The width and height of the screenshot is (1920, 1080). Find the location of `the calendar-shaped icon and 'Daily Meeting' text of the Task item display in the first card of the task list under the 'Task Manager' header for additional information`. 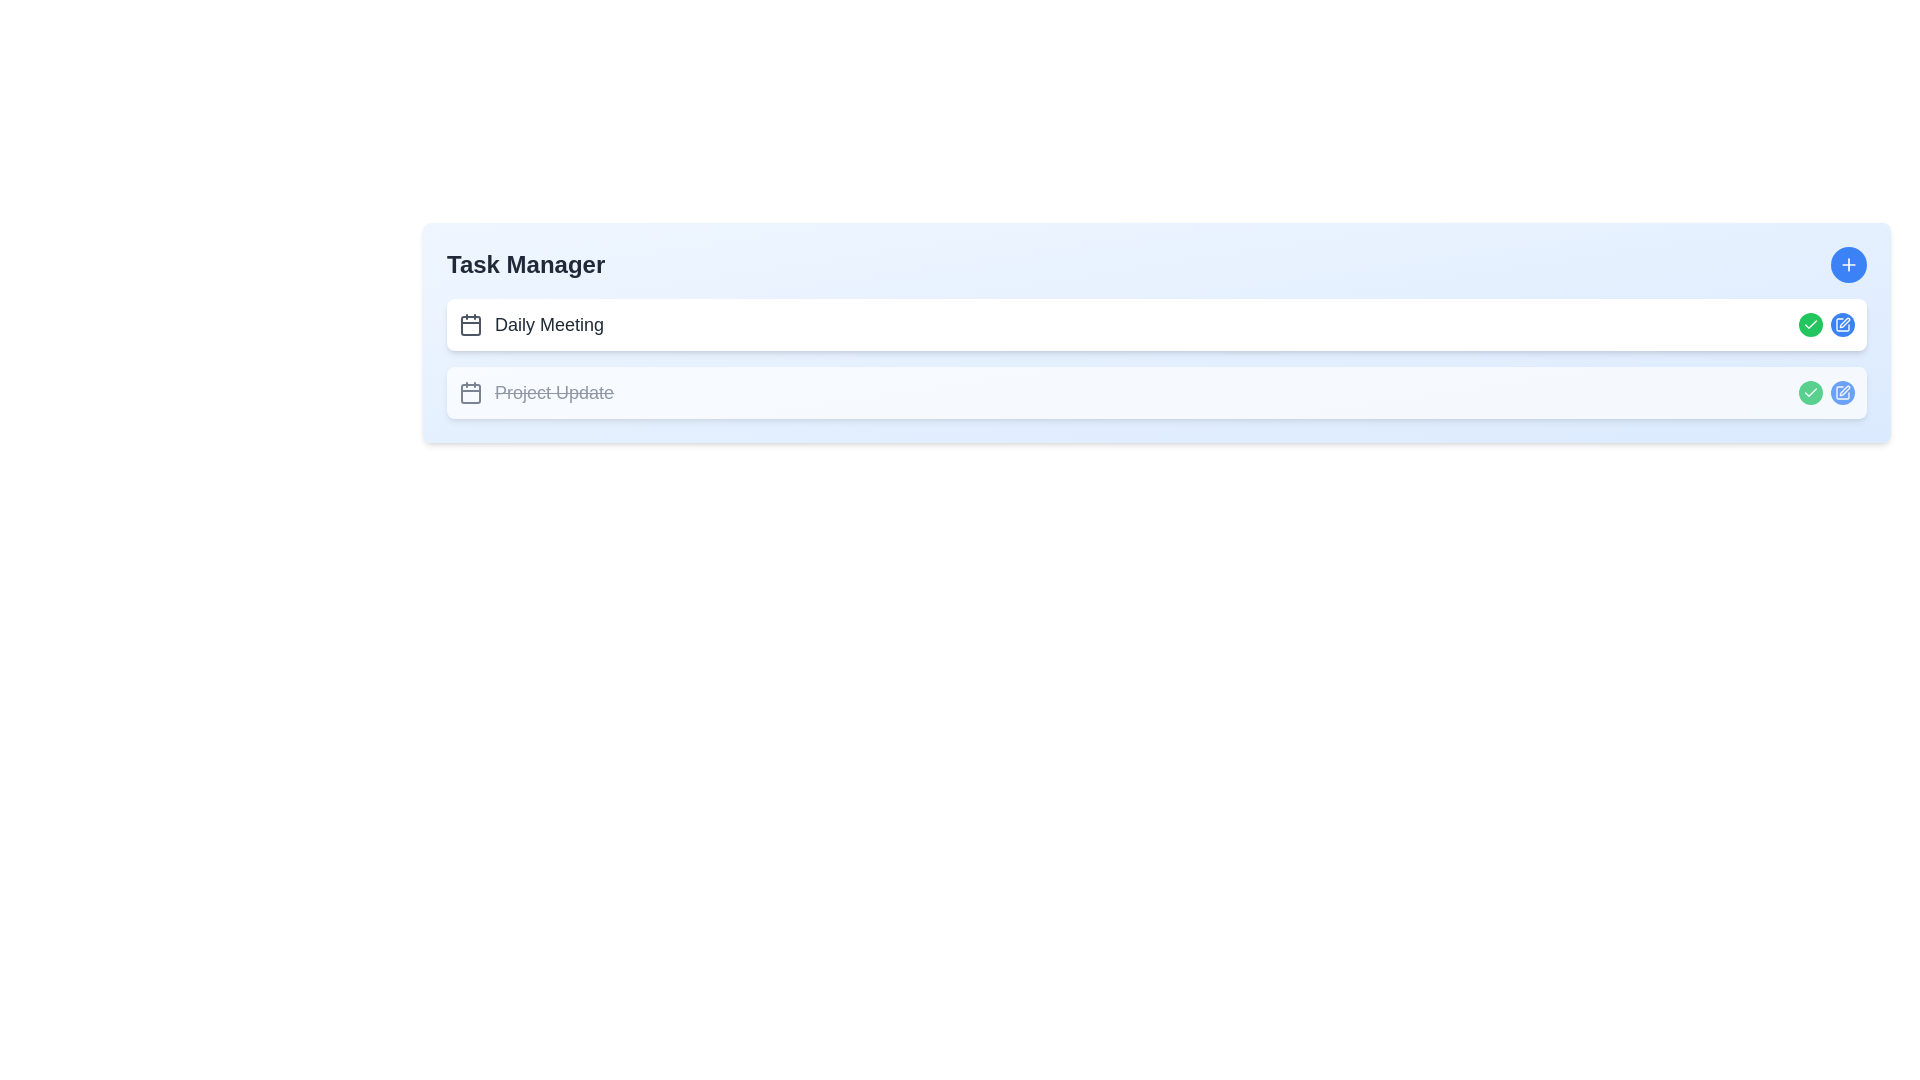

the calendar-shaped icon and 'Daily Meeting' text of the Task item display in the first card of the task list under the 'Task Manager' header for additional information is located at coordinates (531, 323).